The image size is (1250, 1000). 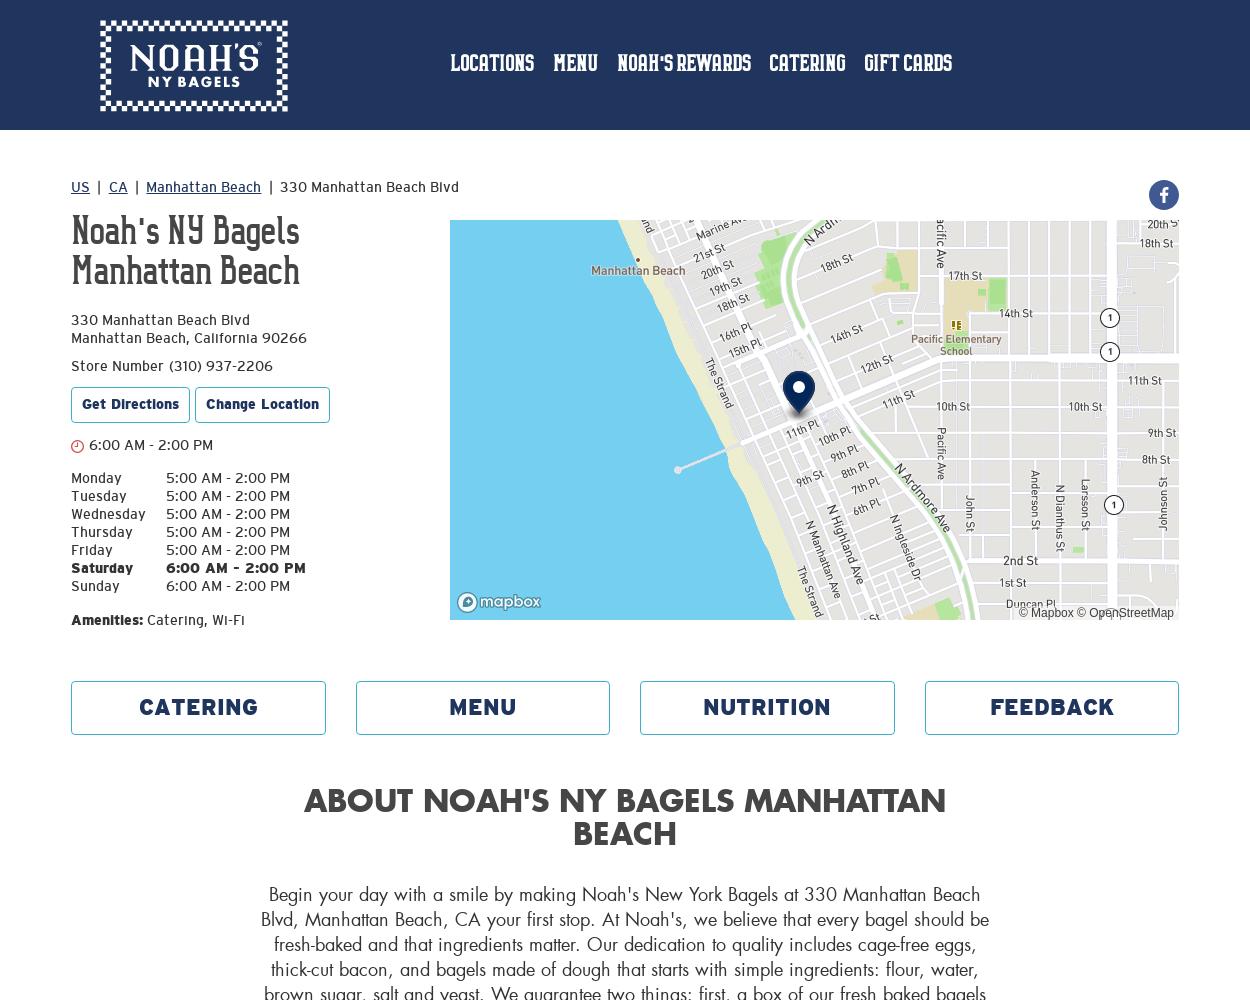 I want to click on 'NUTRITION', so click(x=767, y=707).